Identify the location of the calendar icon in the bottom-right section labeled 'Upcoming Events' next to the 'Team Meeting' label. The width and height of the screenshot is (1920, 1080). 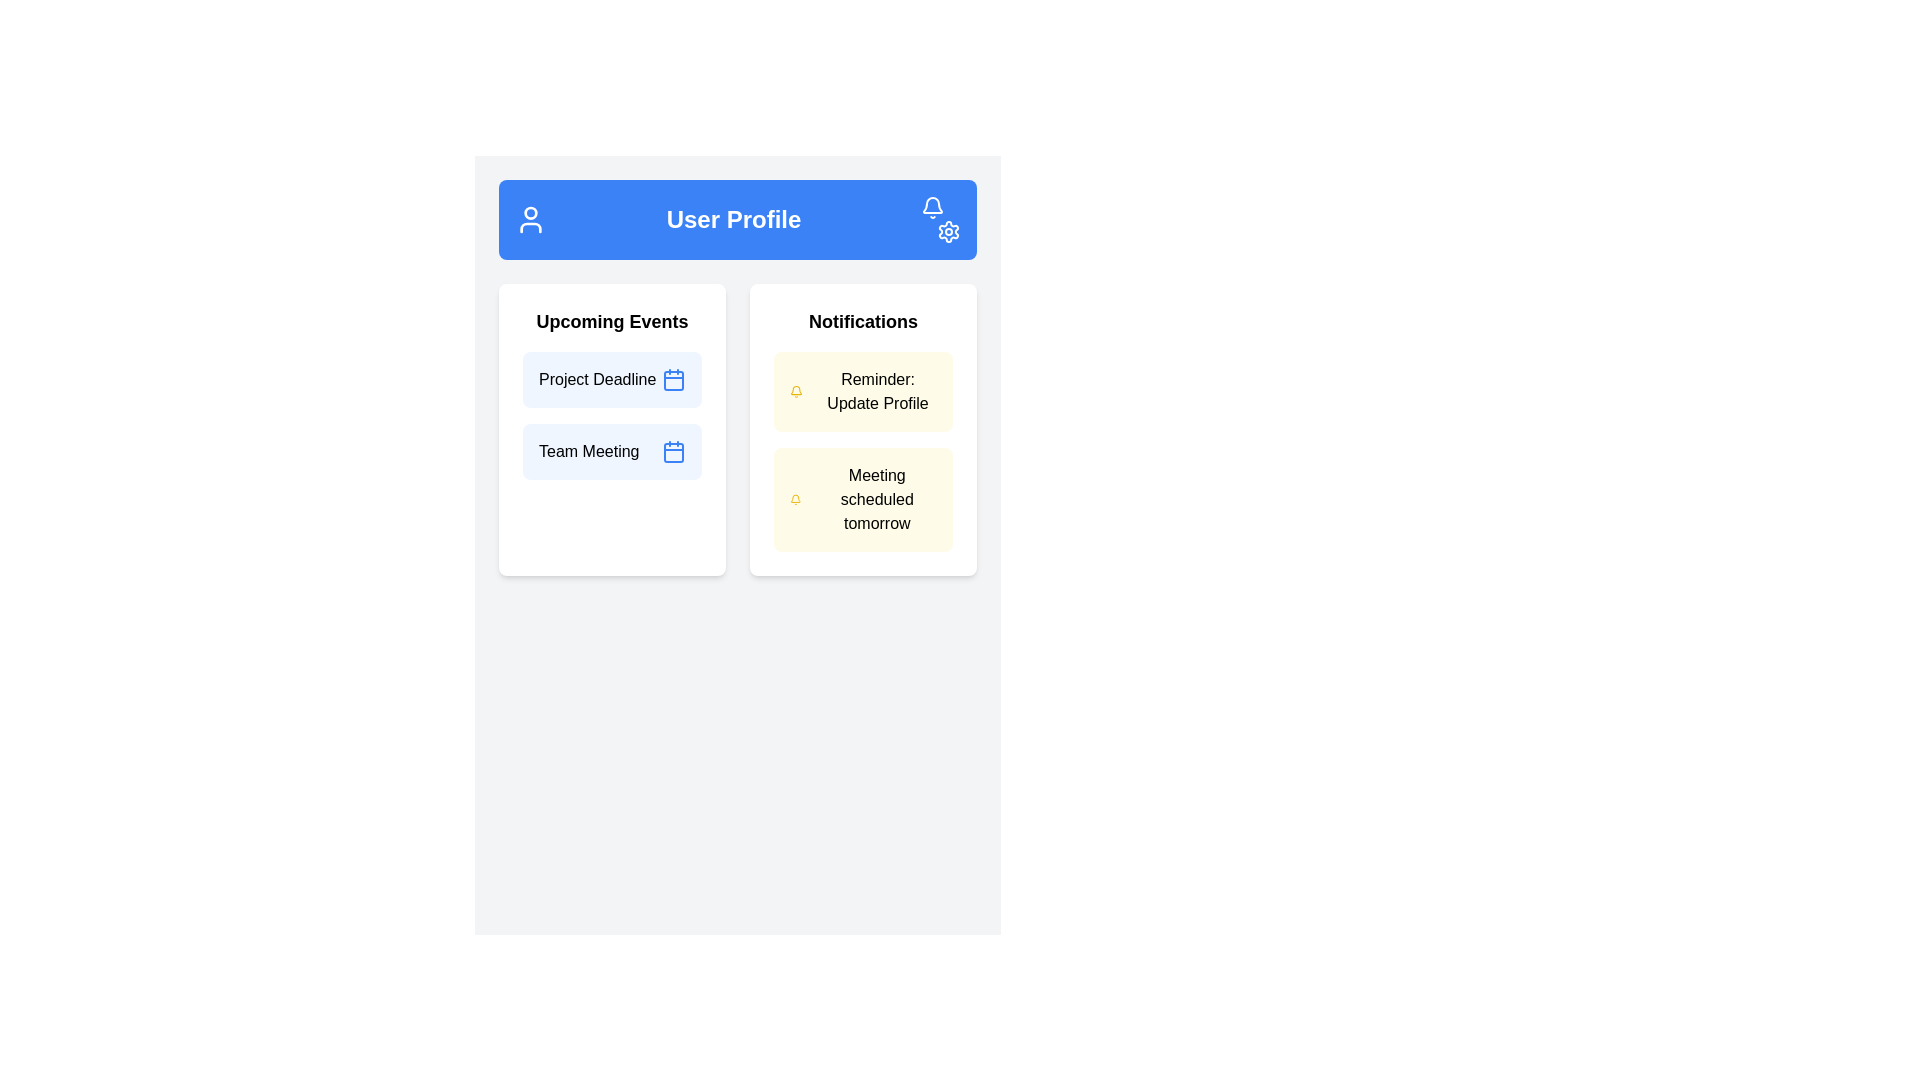
(673, 452).